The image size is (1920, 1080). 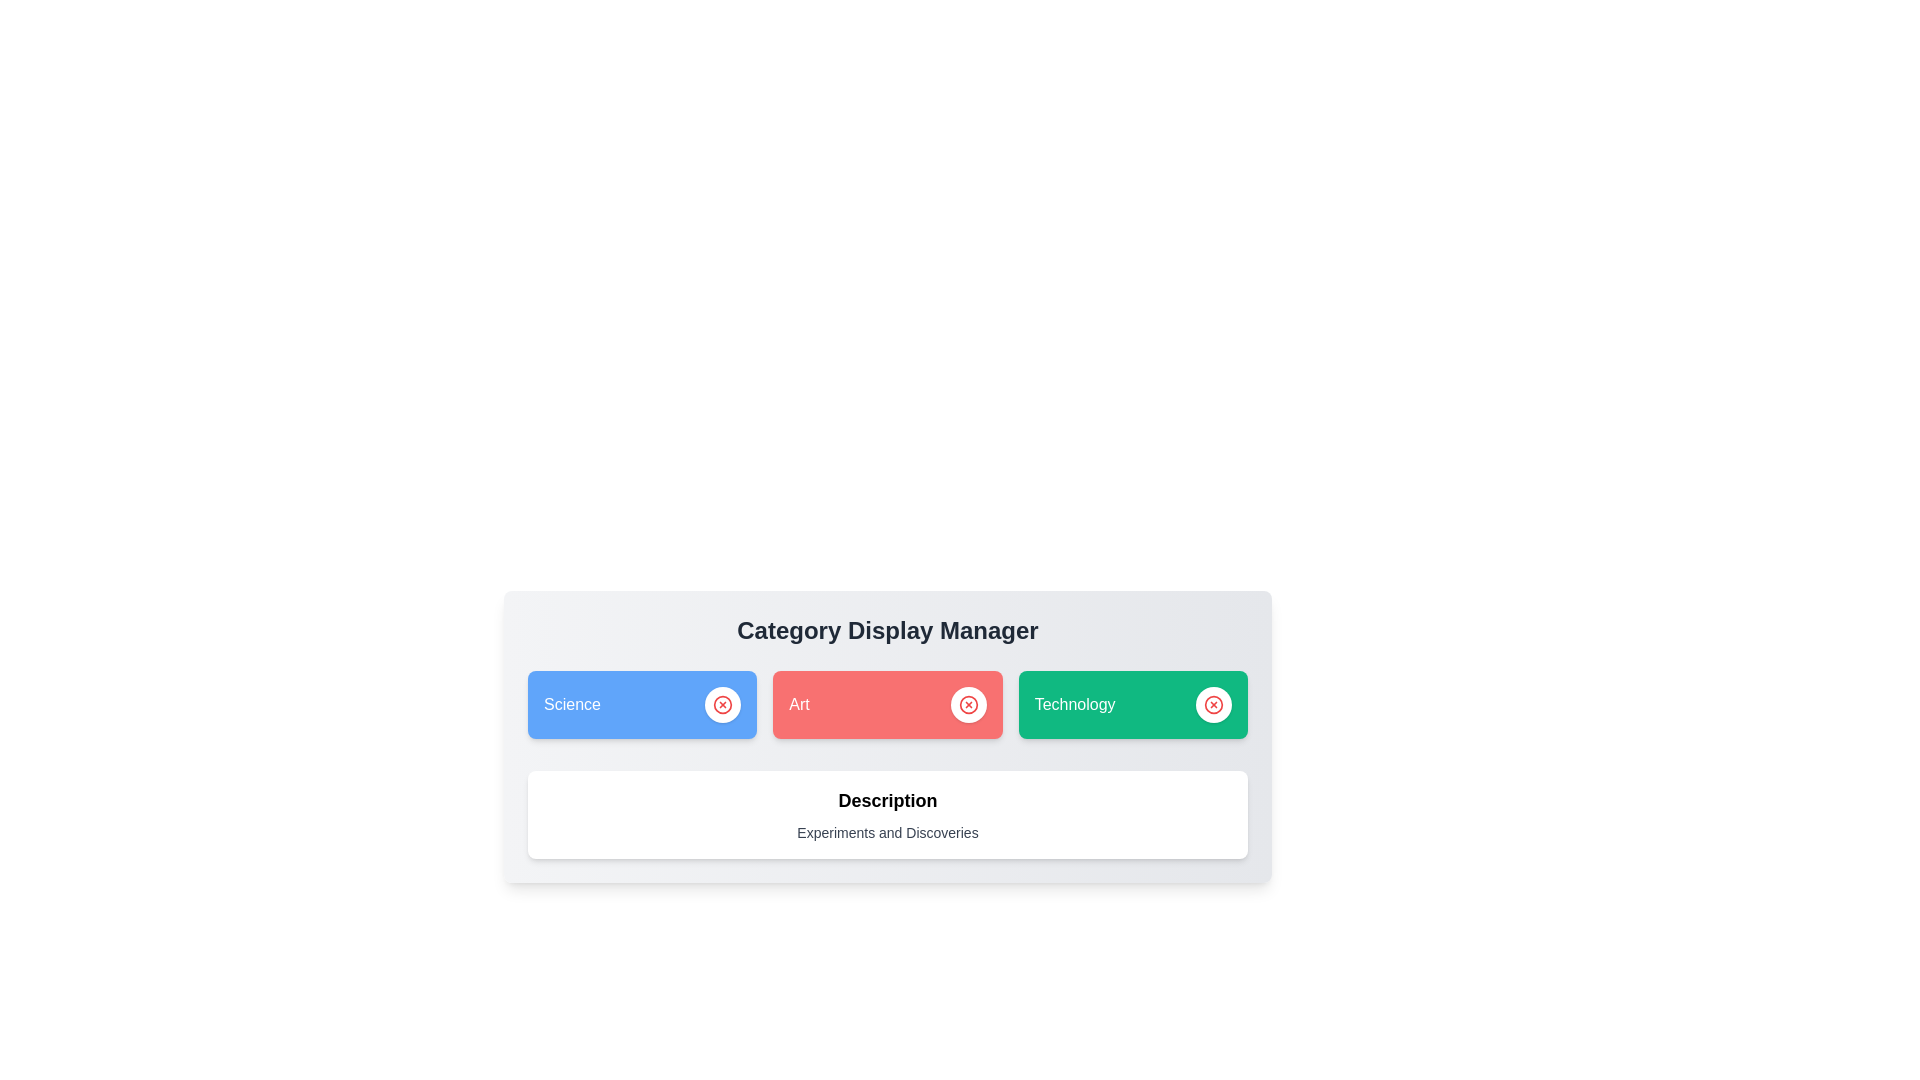 What do you see at coordinates (1213, 704) in the screenshot?
I see `the delete button for the category Technology` at bounding box center [1213, 704].